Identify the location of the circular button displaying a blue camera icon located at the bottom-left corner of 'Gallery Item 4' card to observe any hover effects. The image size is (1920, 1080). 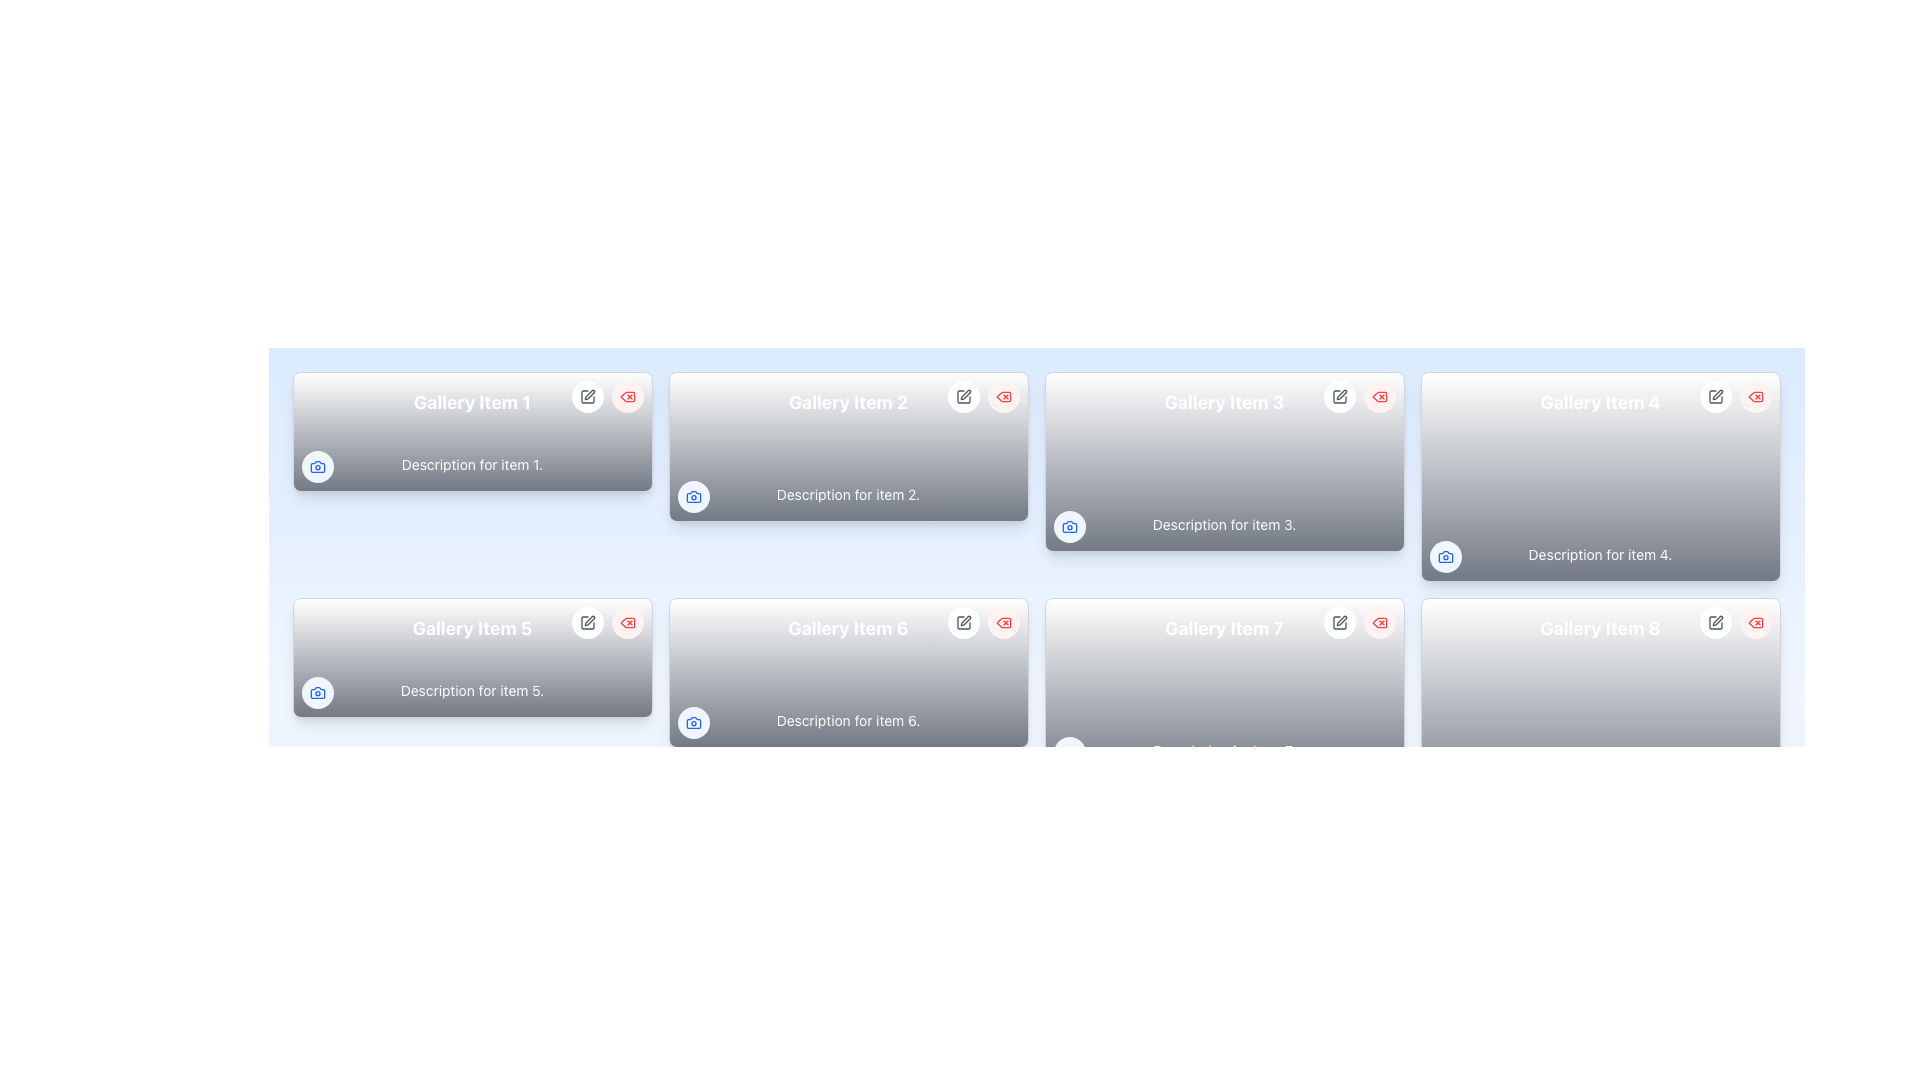
(1445, 556).